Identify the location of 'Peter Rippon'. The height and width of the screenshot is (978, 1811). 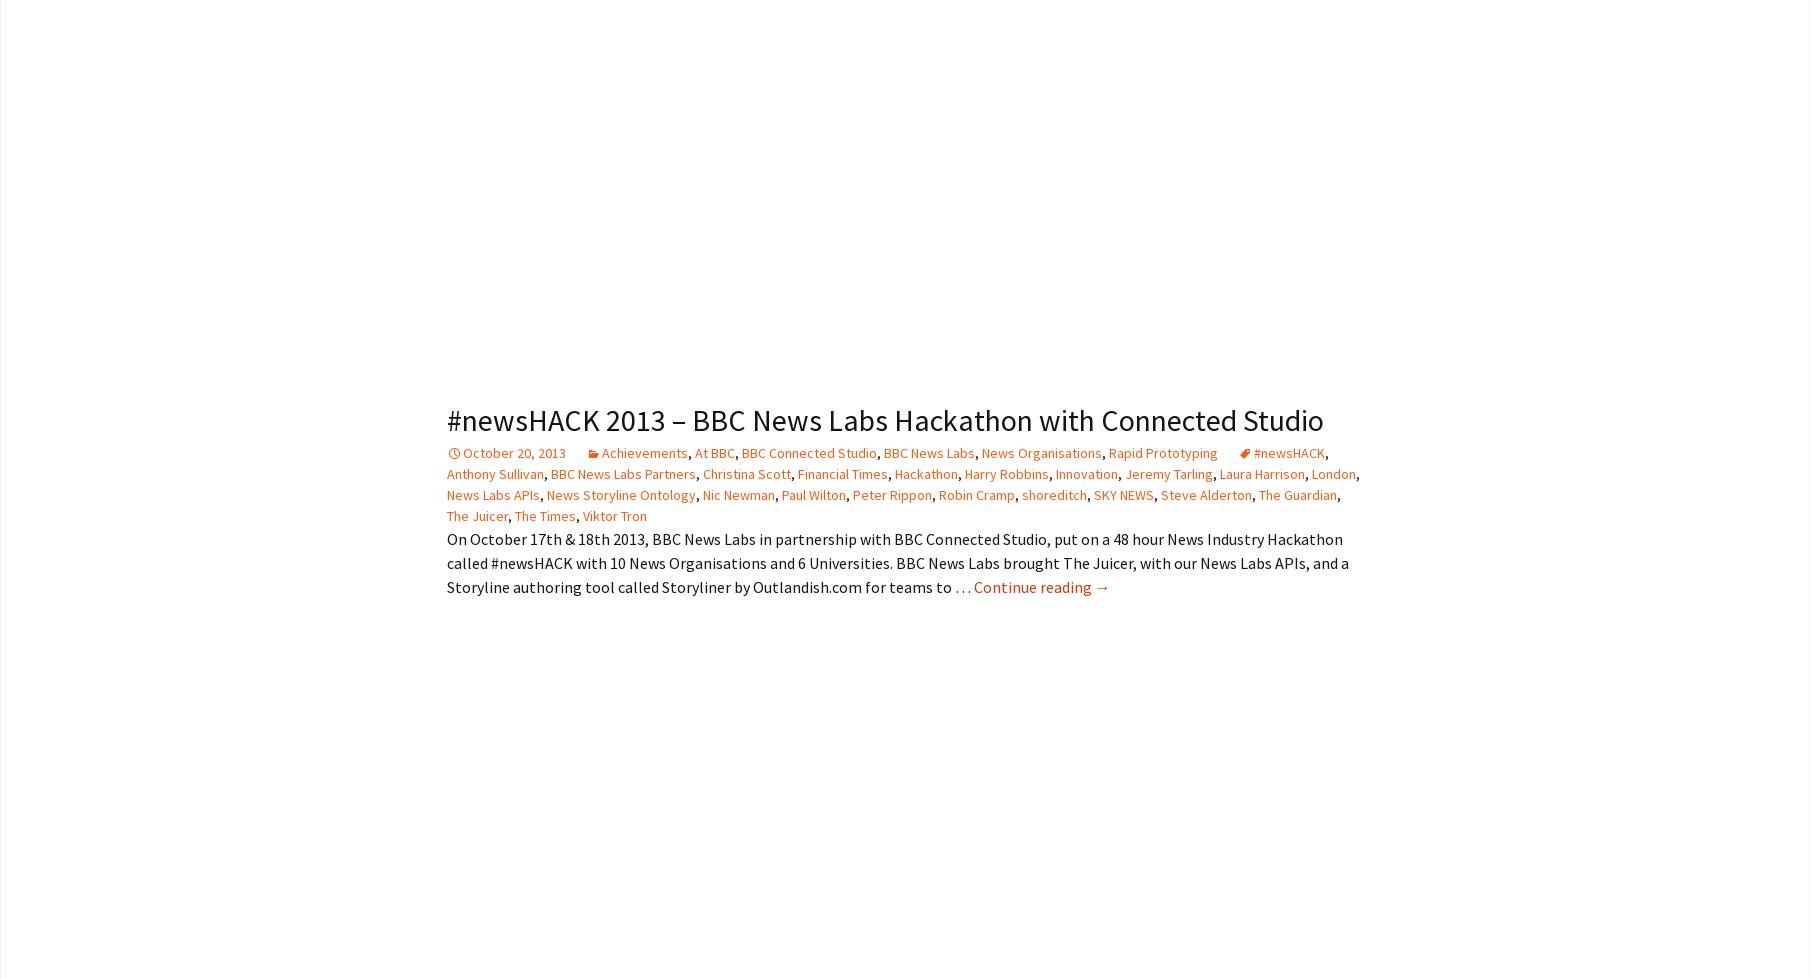
(891, 493).